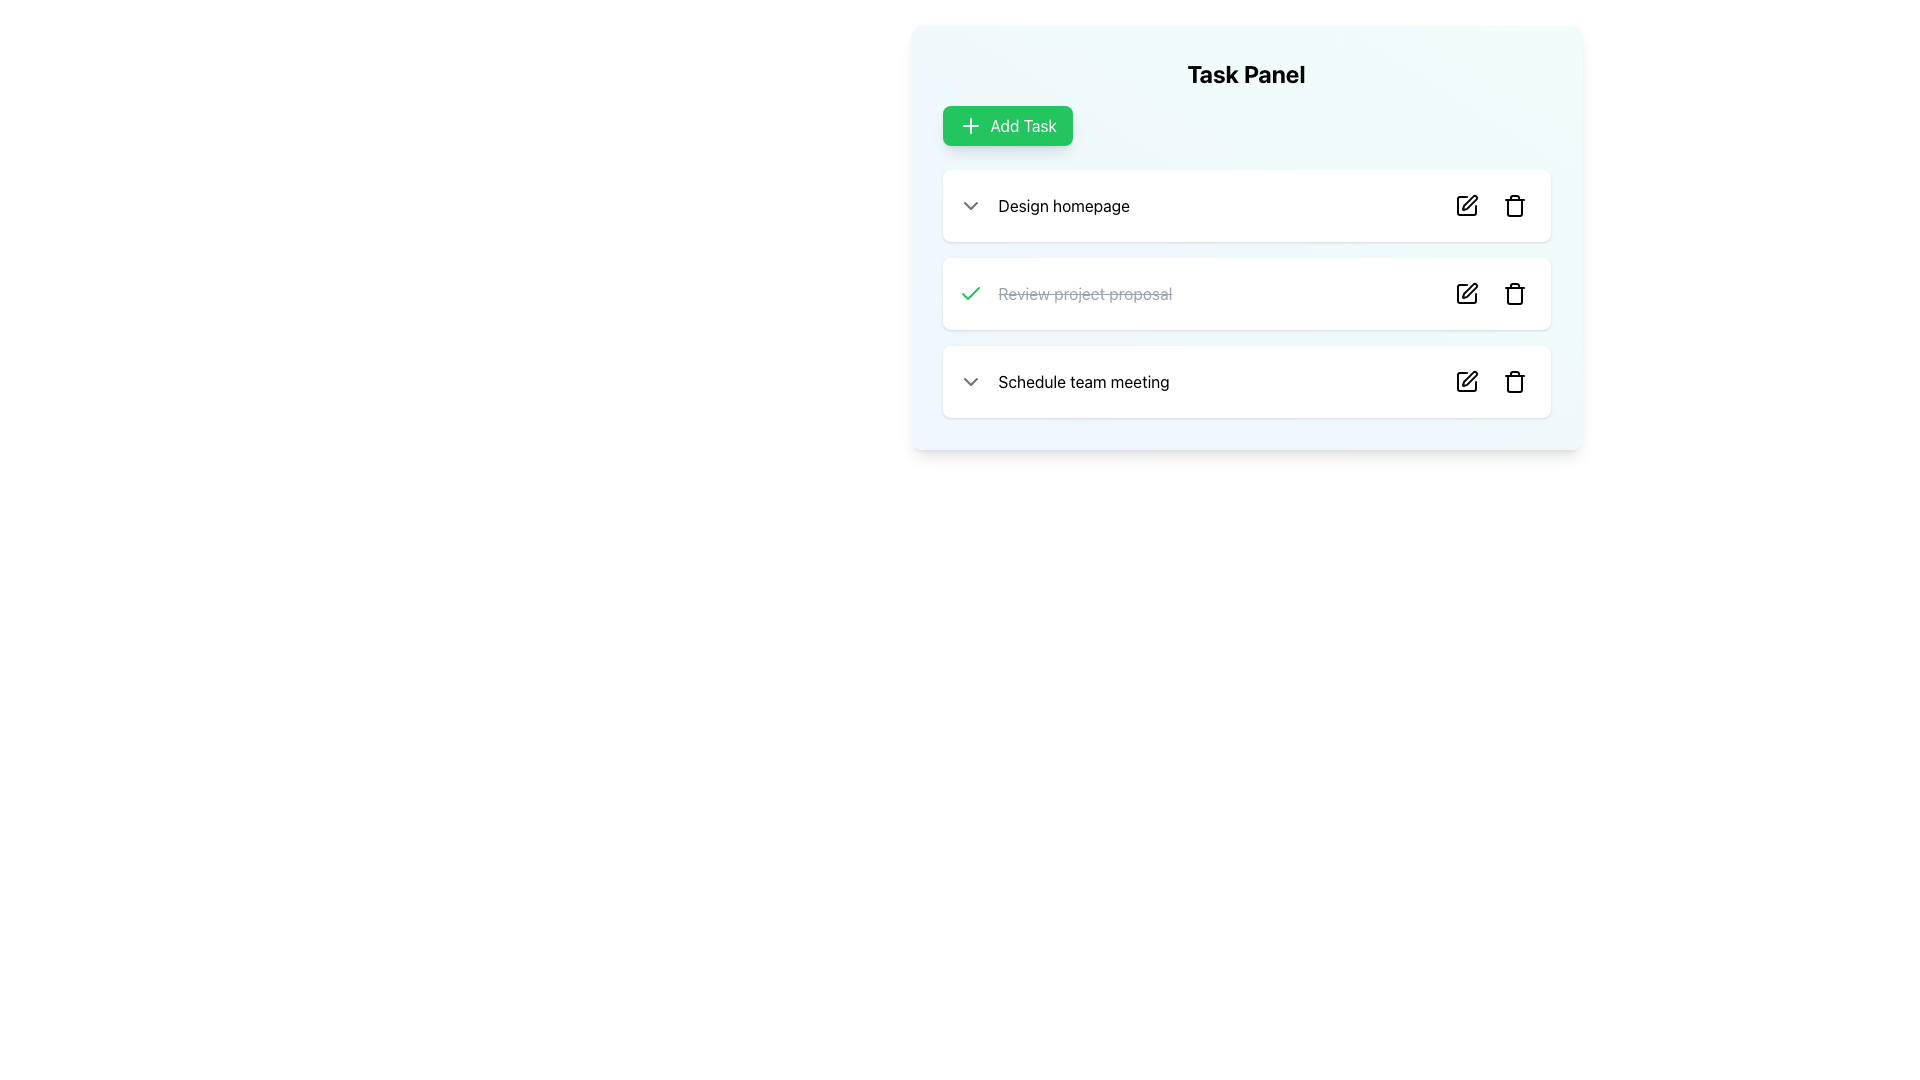 The image size is (1920, 1080). I want to click on the plus sign icon within the green 'Add Task' button, so click(970, 126).